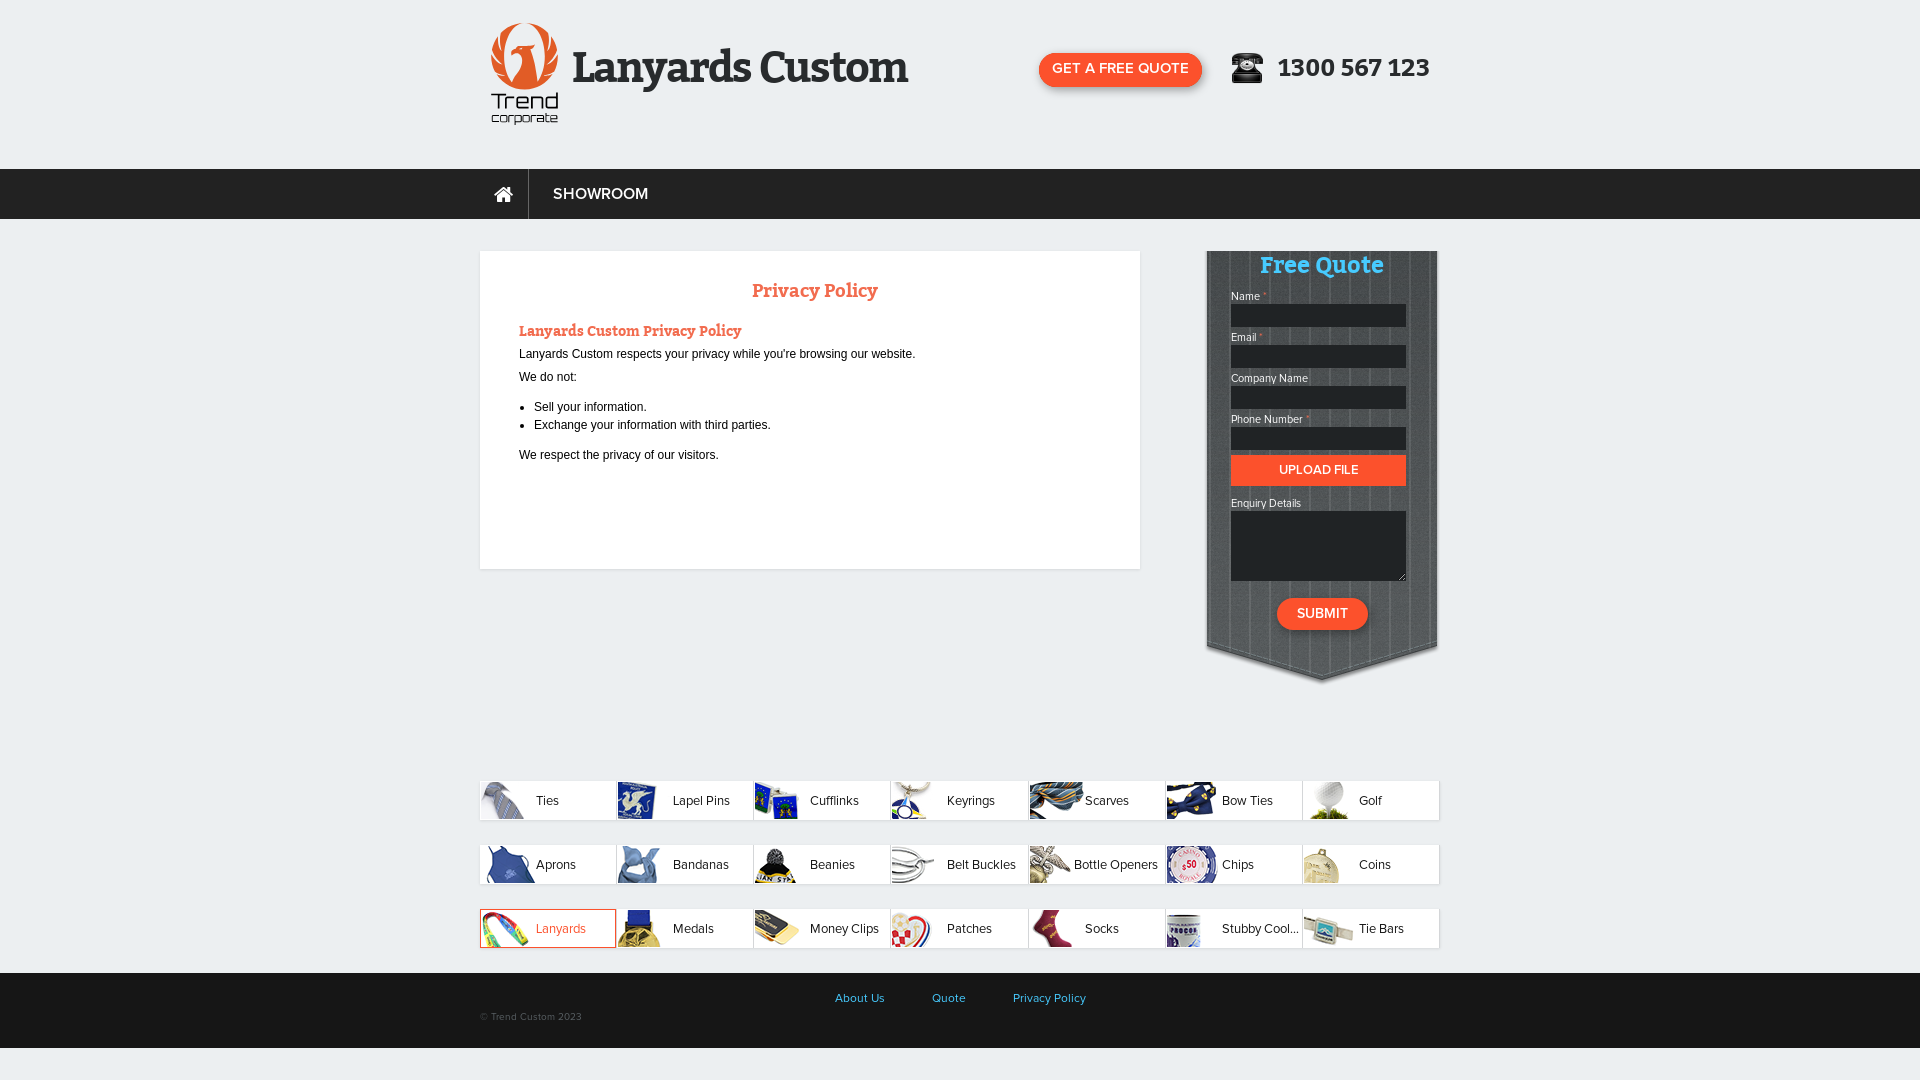 Image resolution: width=1920 pixels, height=1080 pixels. Describe the element at coordinates (1302, 928) in the screenshot. I see `'Tie Bars'` at that location.